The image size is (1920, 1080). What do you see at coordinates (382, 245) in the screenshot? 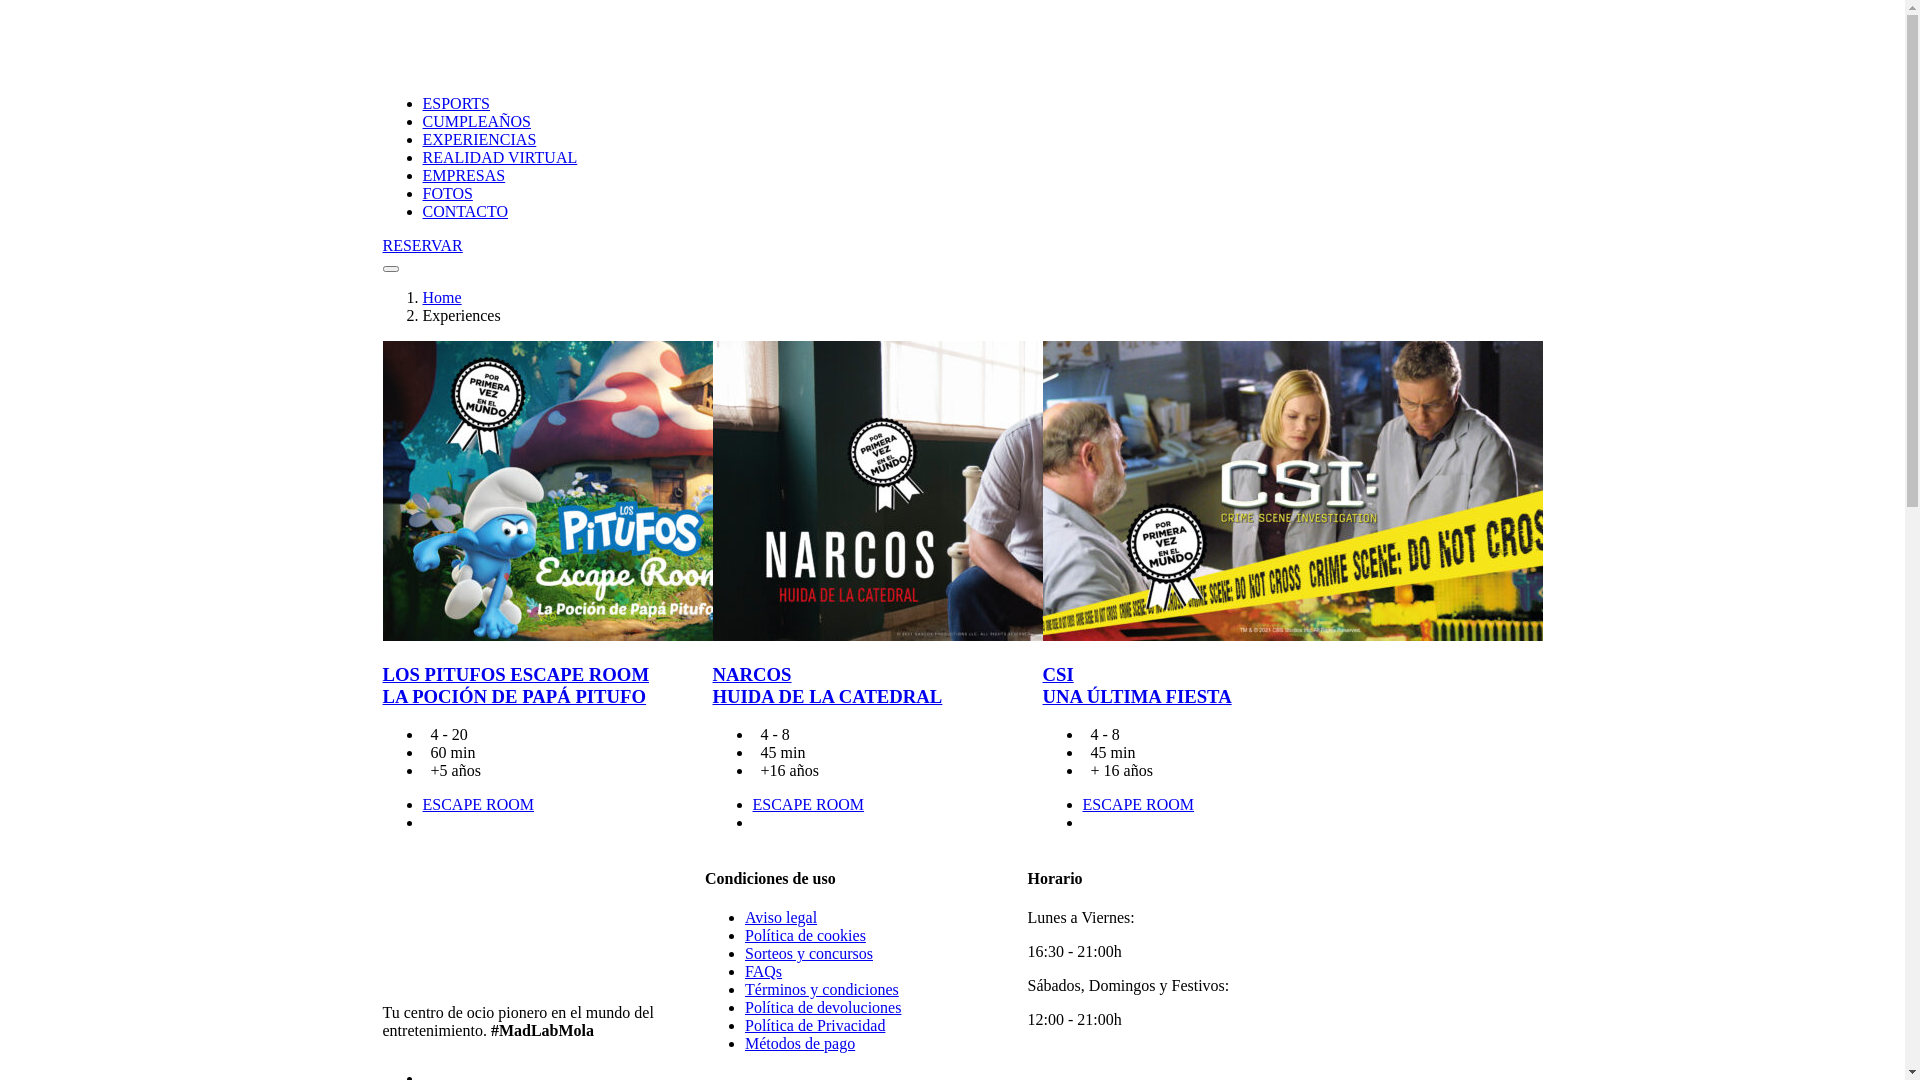
I see `'RESERVAR'` at bounding box center [382, 245].